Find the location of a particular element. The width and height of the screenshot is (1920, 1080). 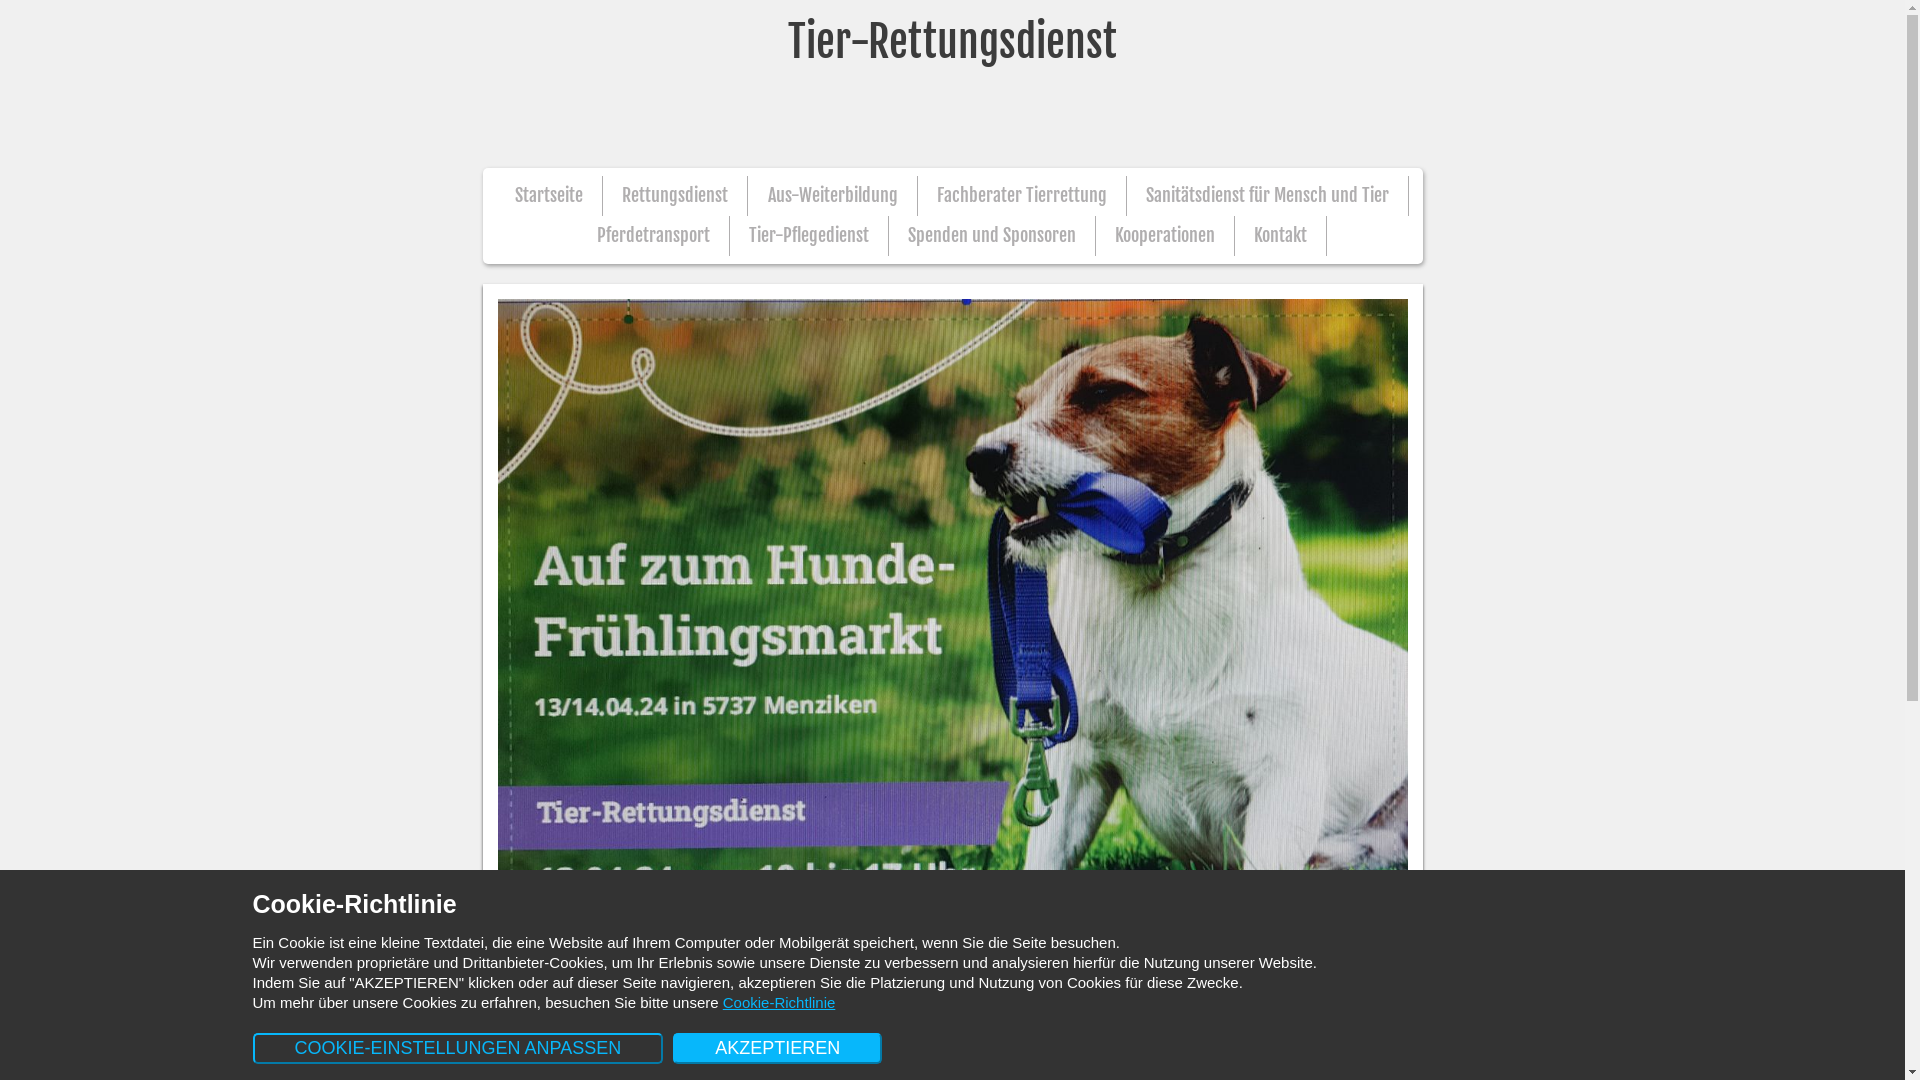

'Tier-Rettungsdienst is located at coordinates (950, 83).